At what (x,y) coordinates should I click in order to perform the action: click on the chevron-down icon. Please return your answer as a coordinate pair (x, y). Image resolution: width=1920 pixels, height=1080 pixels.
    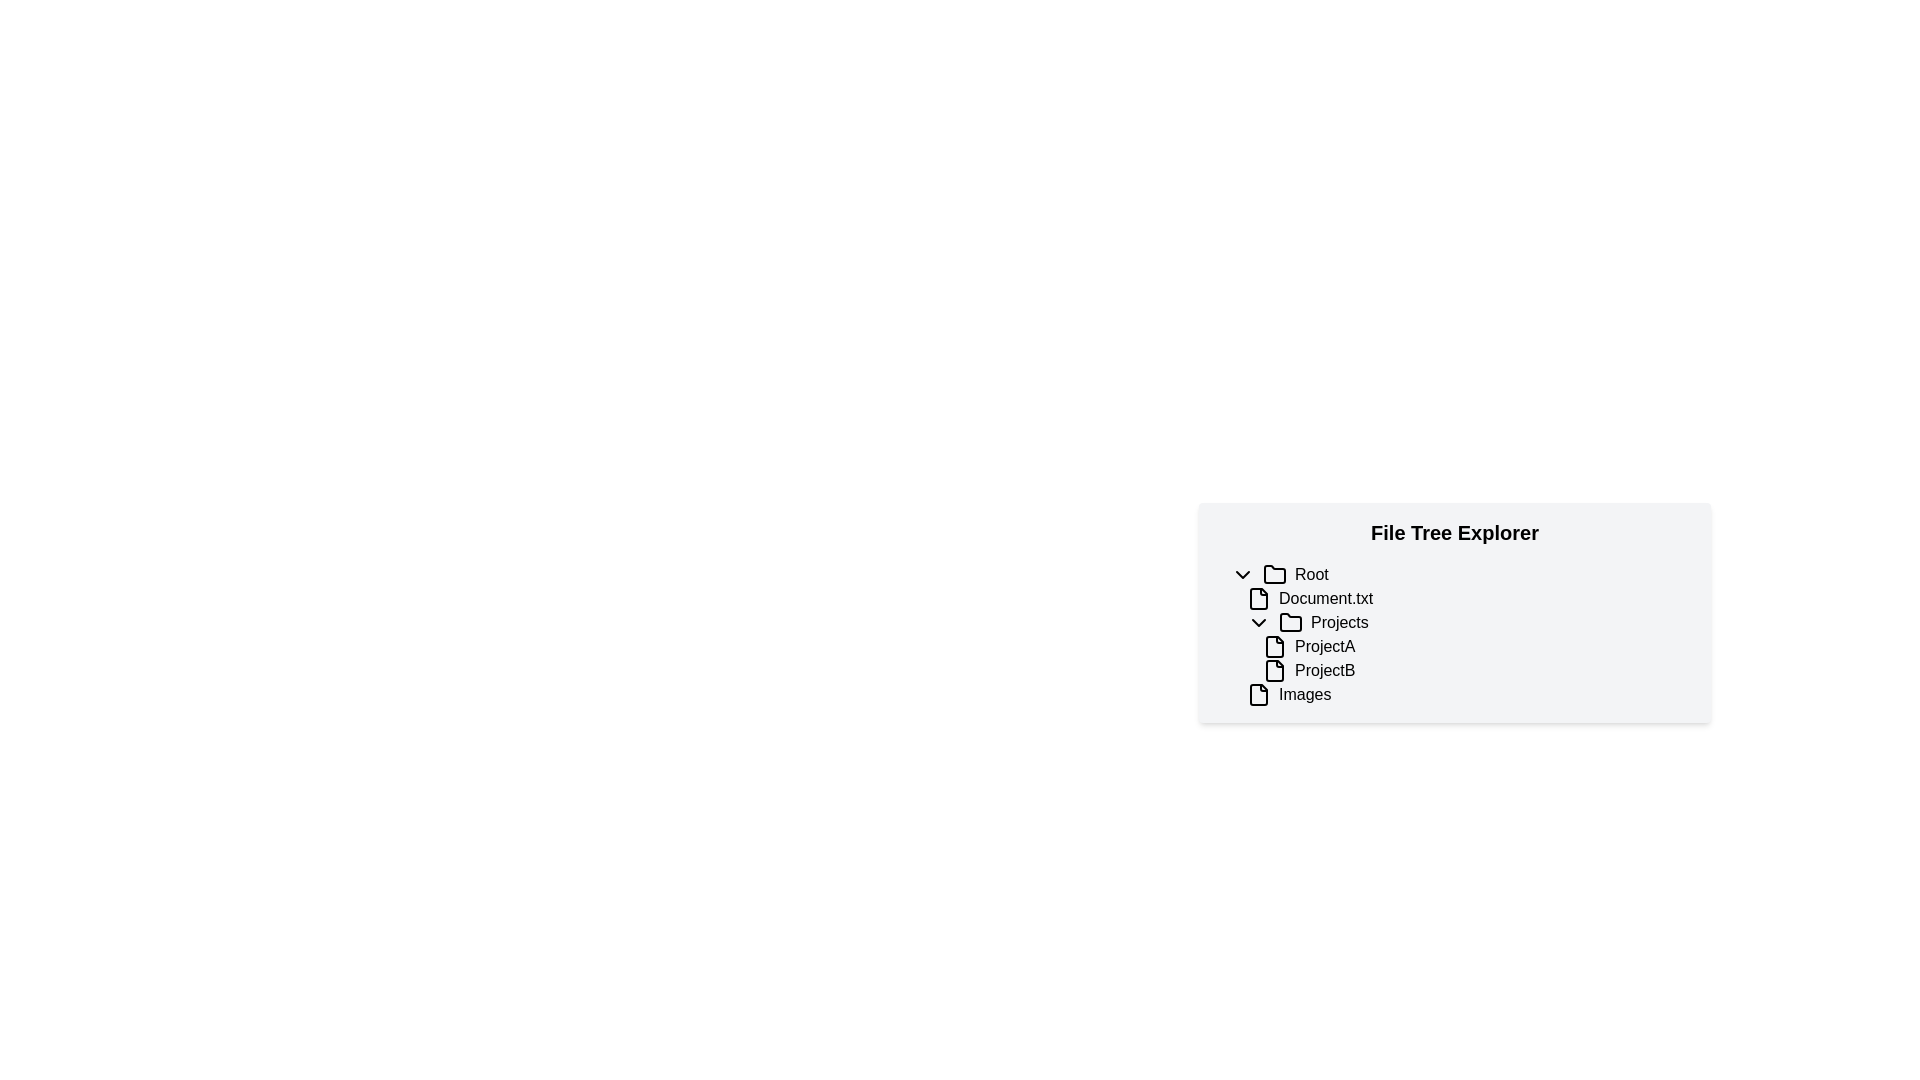
    Looking at the image, I should click on (1242, 574).